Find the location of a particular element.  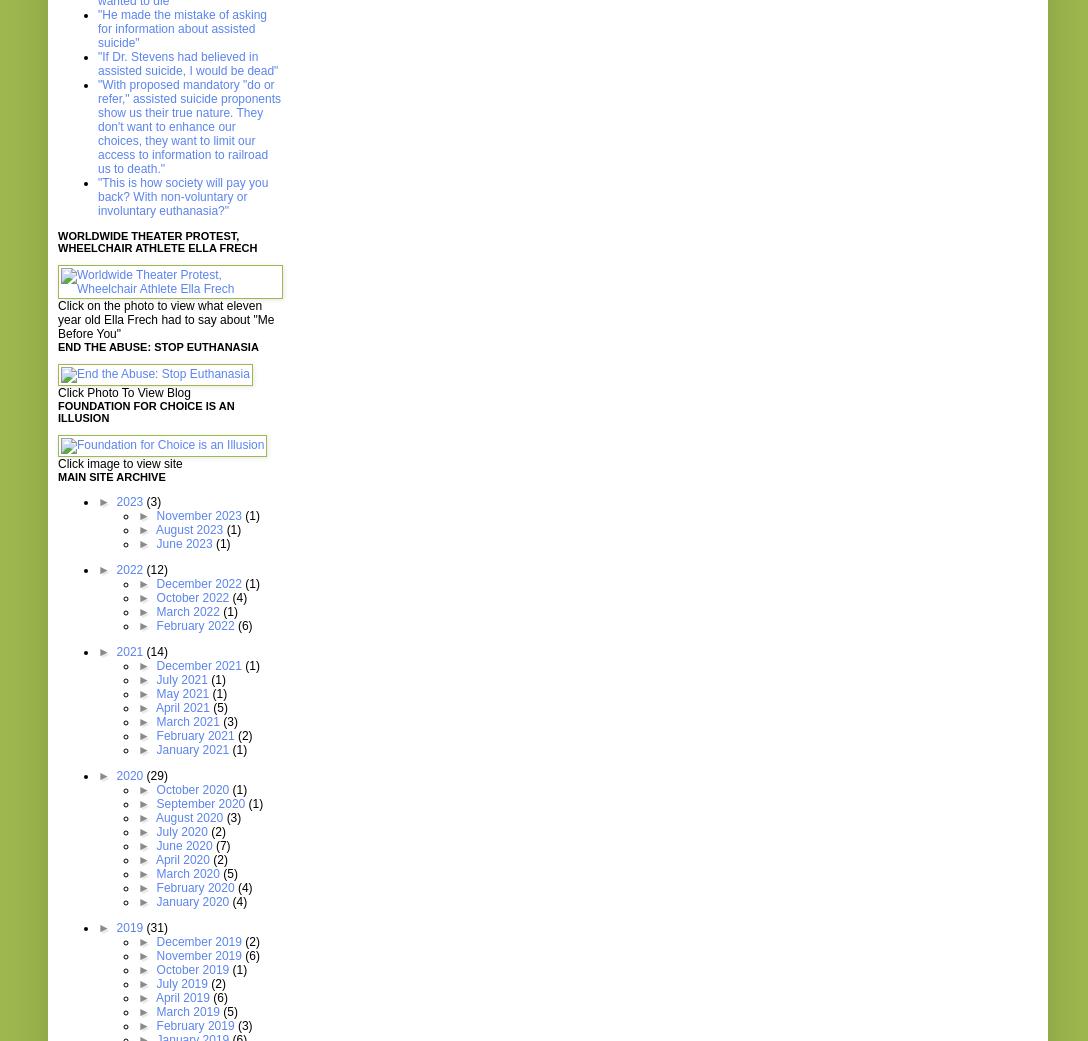

'April 2019' is located at coordinates (182, 998).